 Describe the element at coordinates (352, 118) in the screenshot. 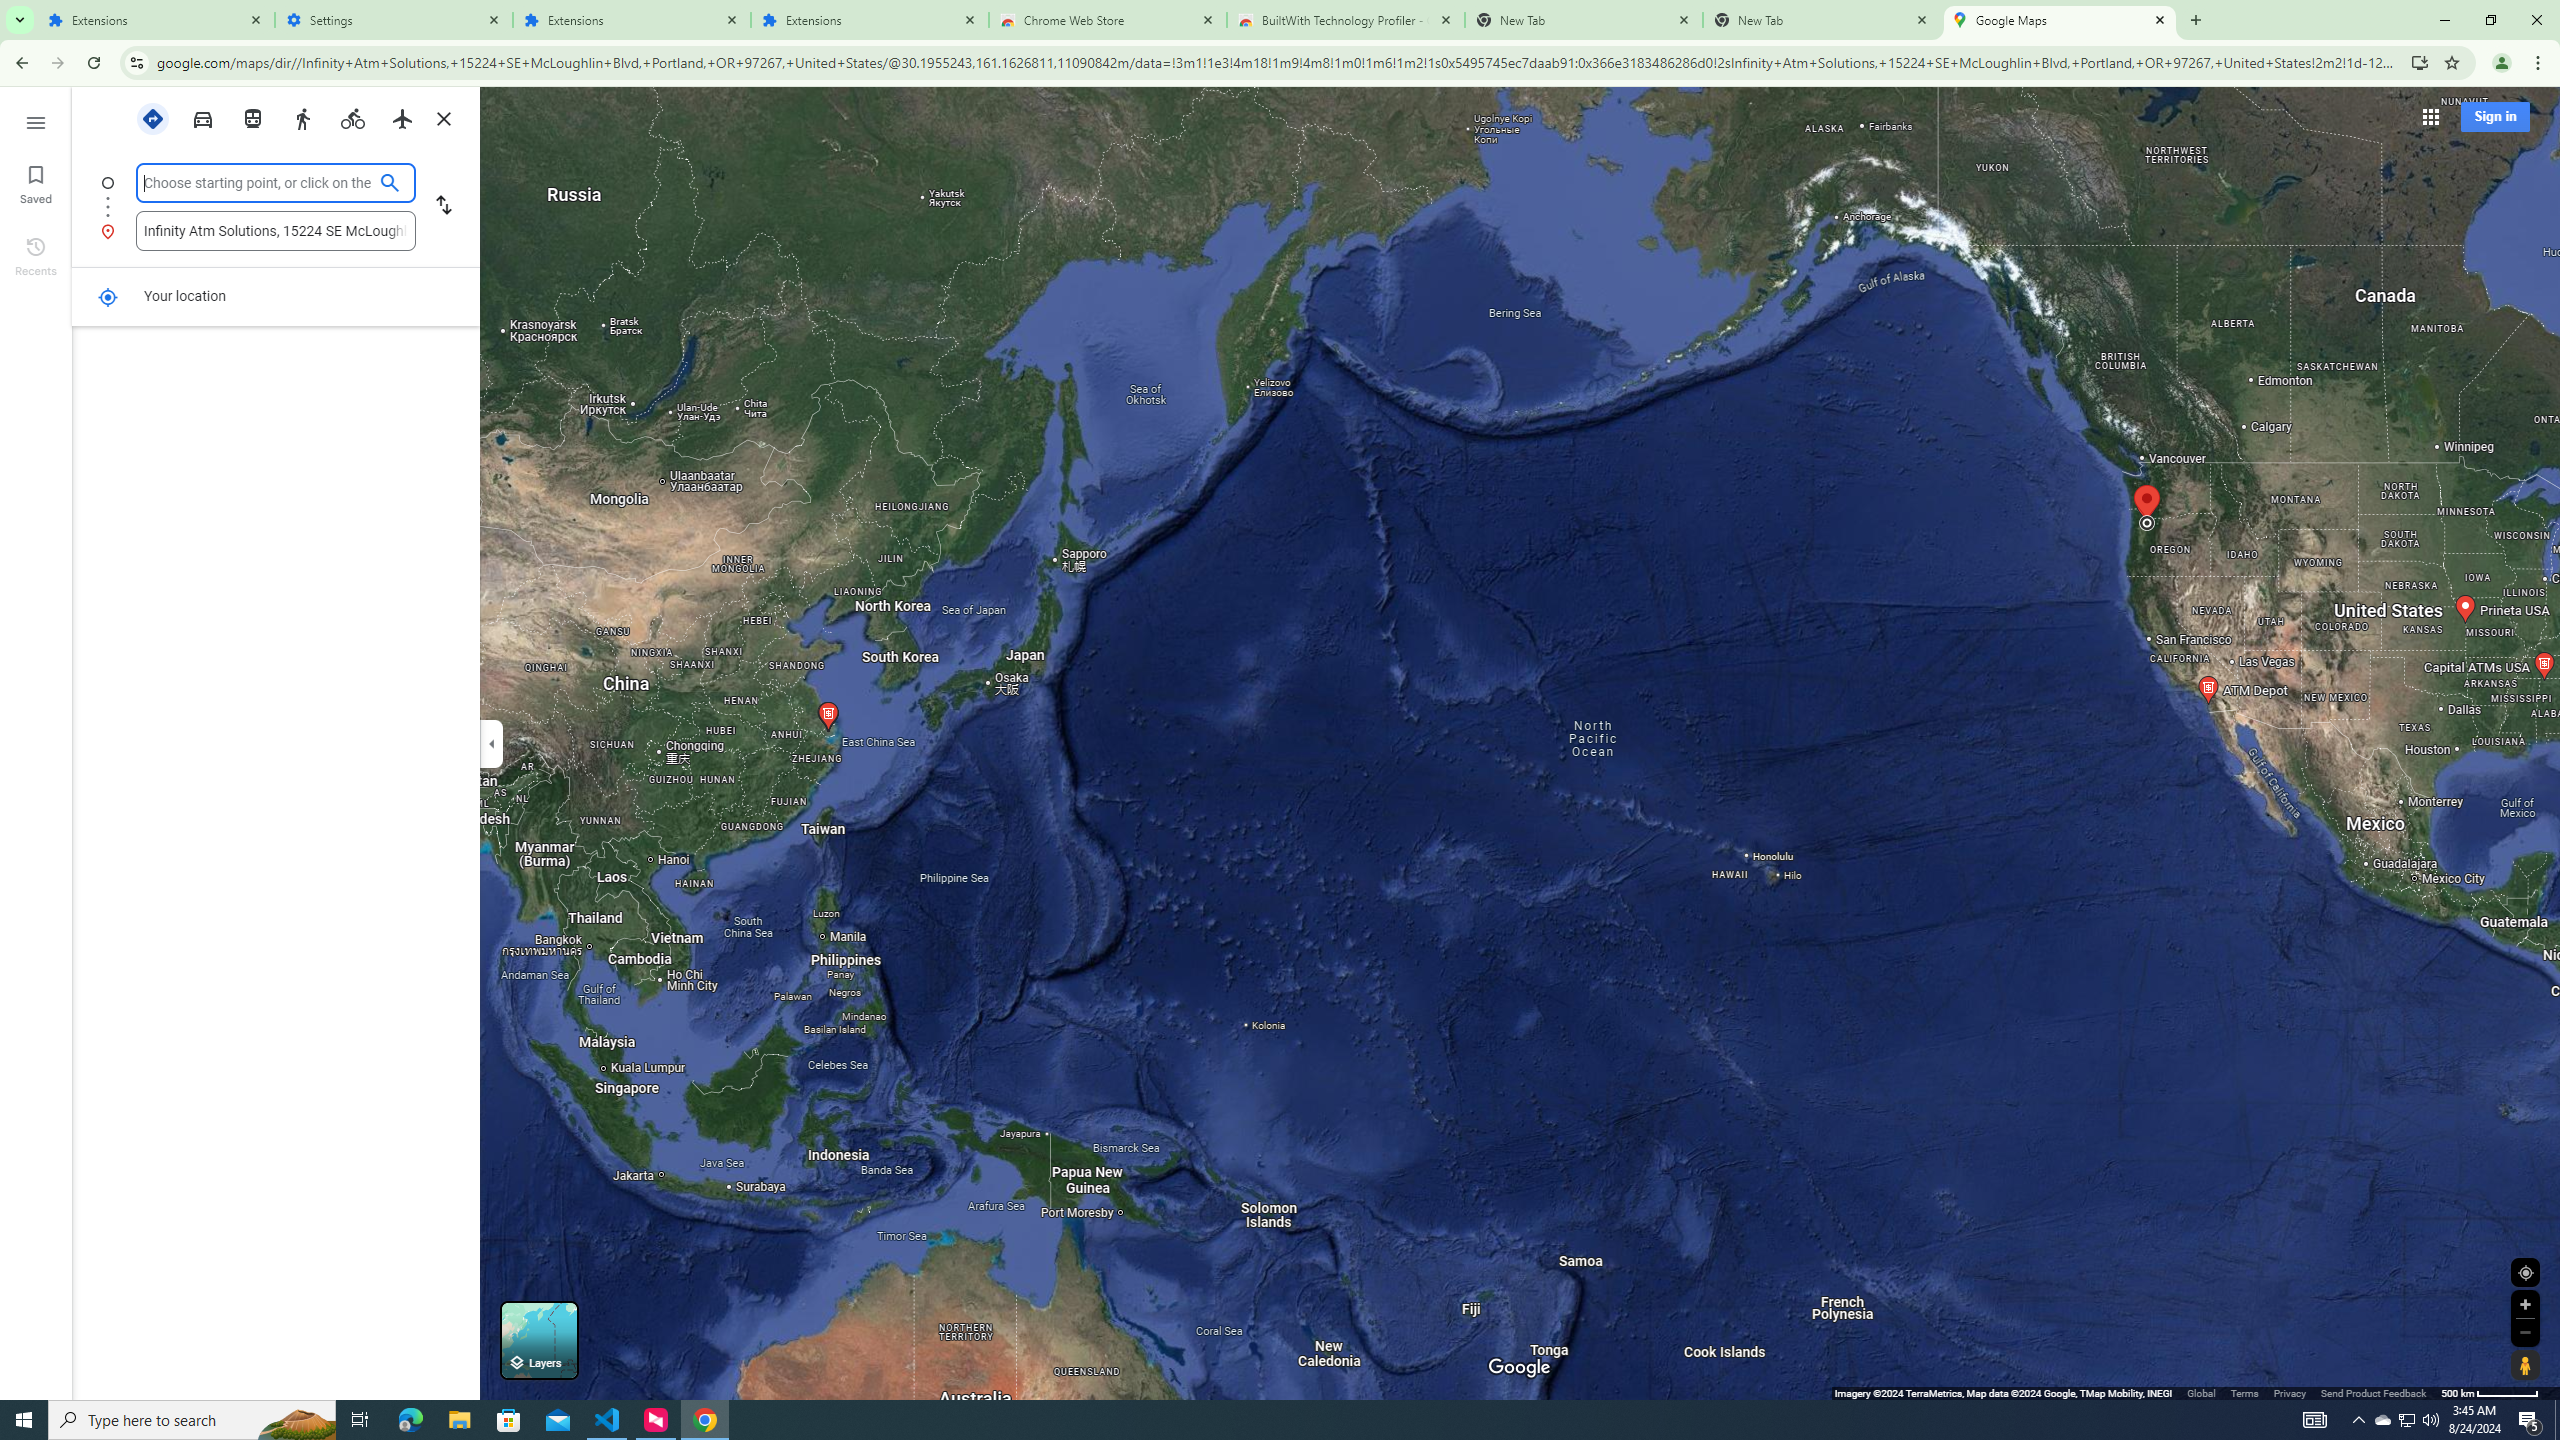

I see `'Cycling'` at that location.